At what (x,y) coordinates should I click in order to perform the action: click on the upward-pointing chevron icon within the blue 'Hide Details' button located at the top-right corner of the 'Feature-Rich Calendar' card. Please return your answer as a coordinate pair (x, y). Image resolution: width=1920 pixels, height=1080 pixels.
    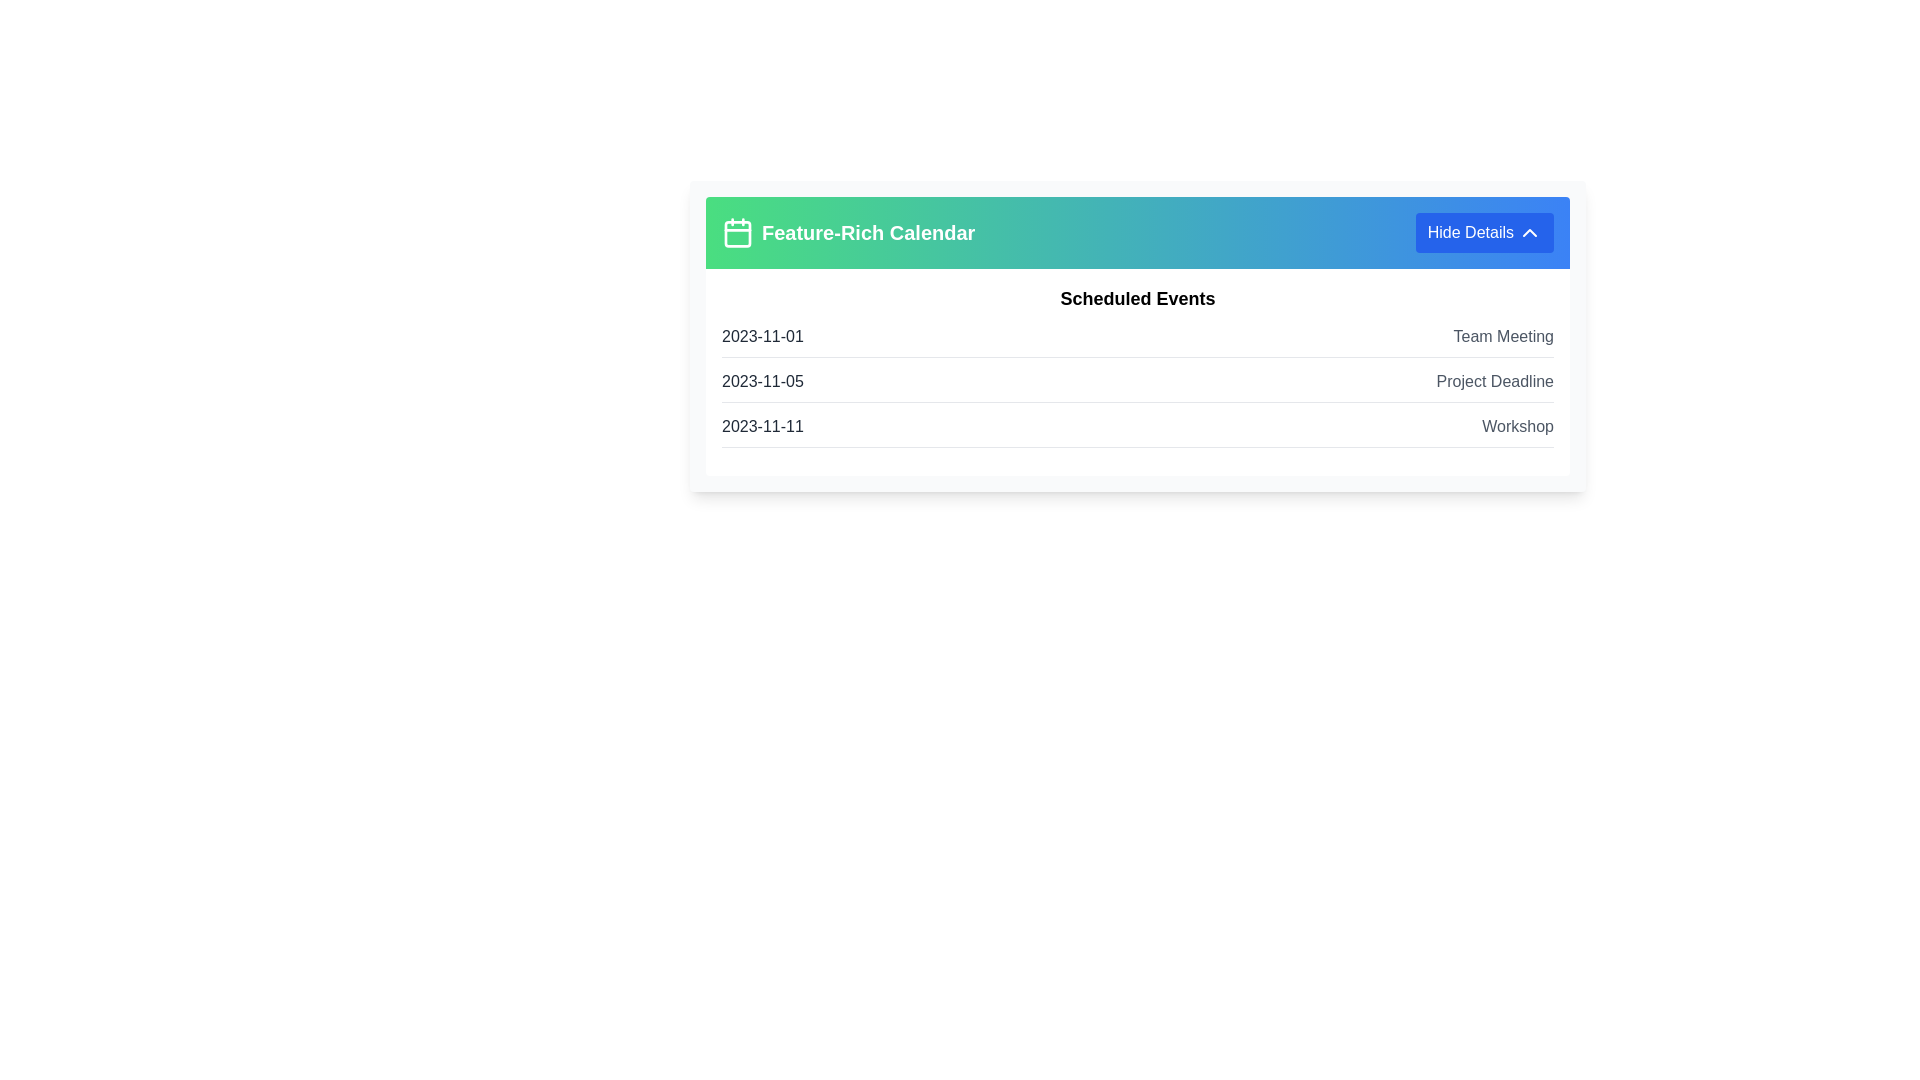
    Looking at the image, I should click on (1529, 231).